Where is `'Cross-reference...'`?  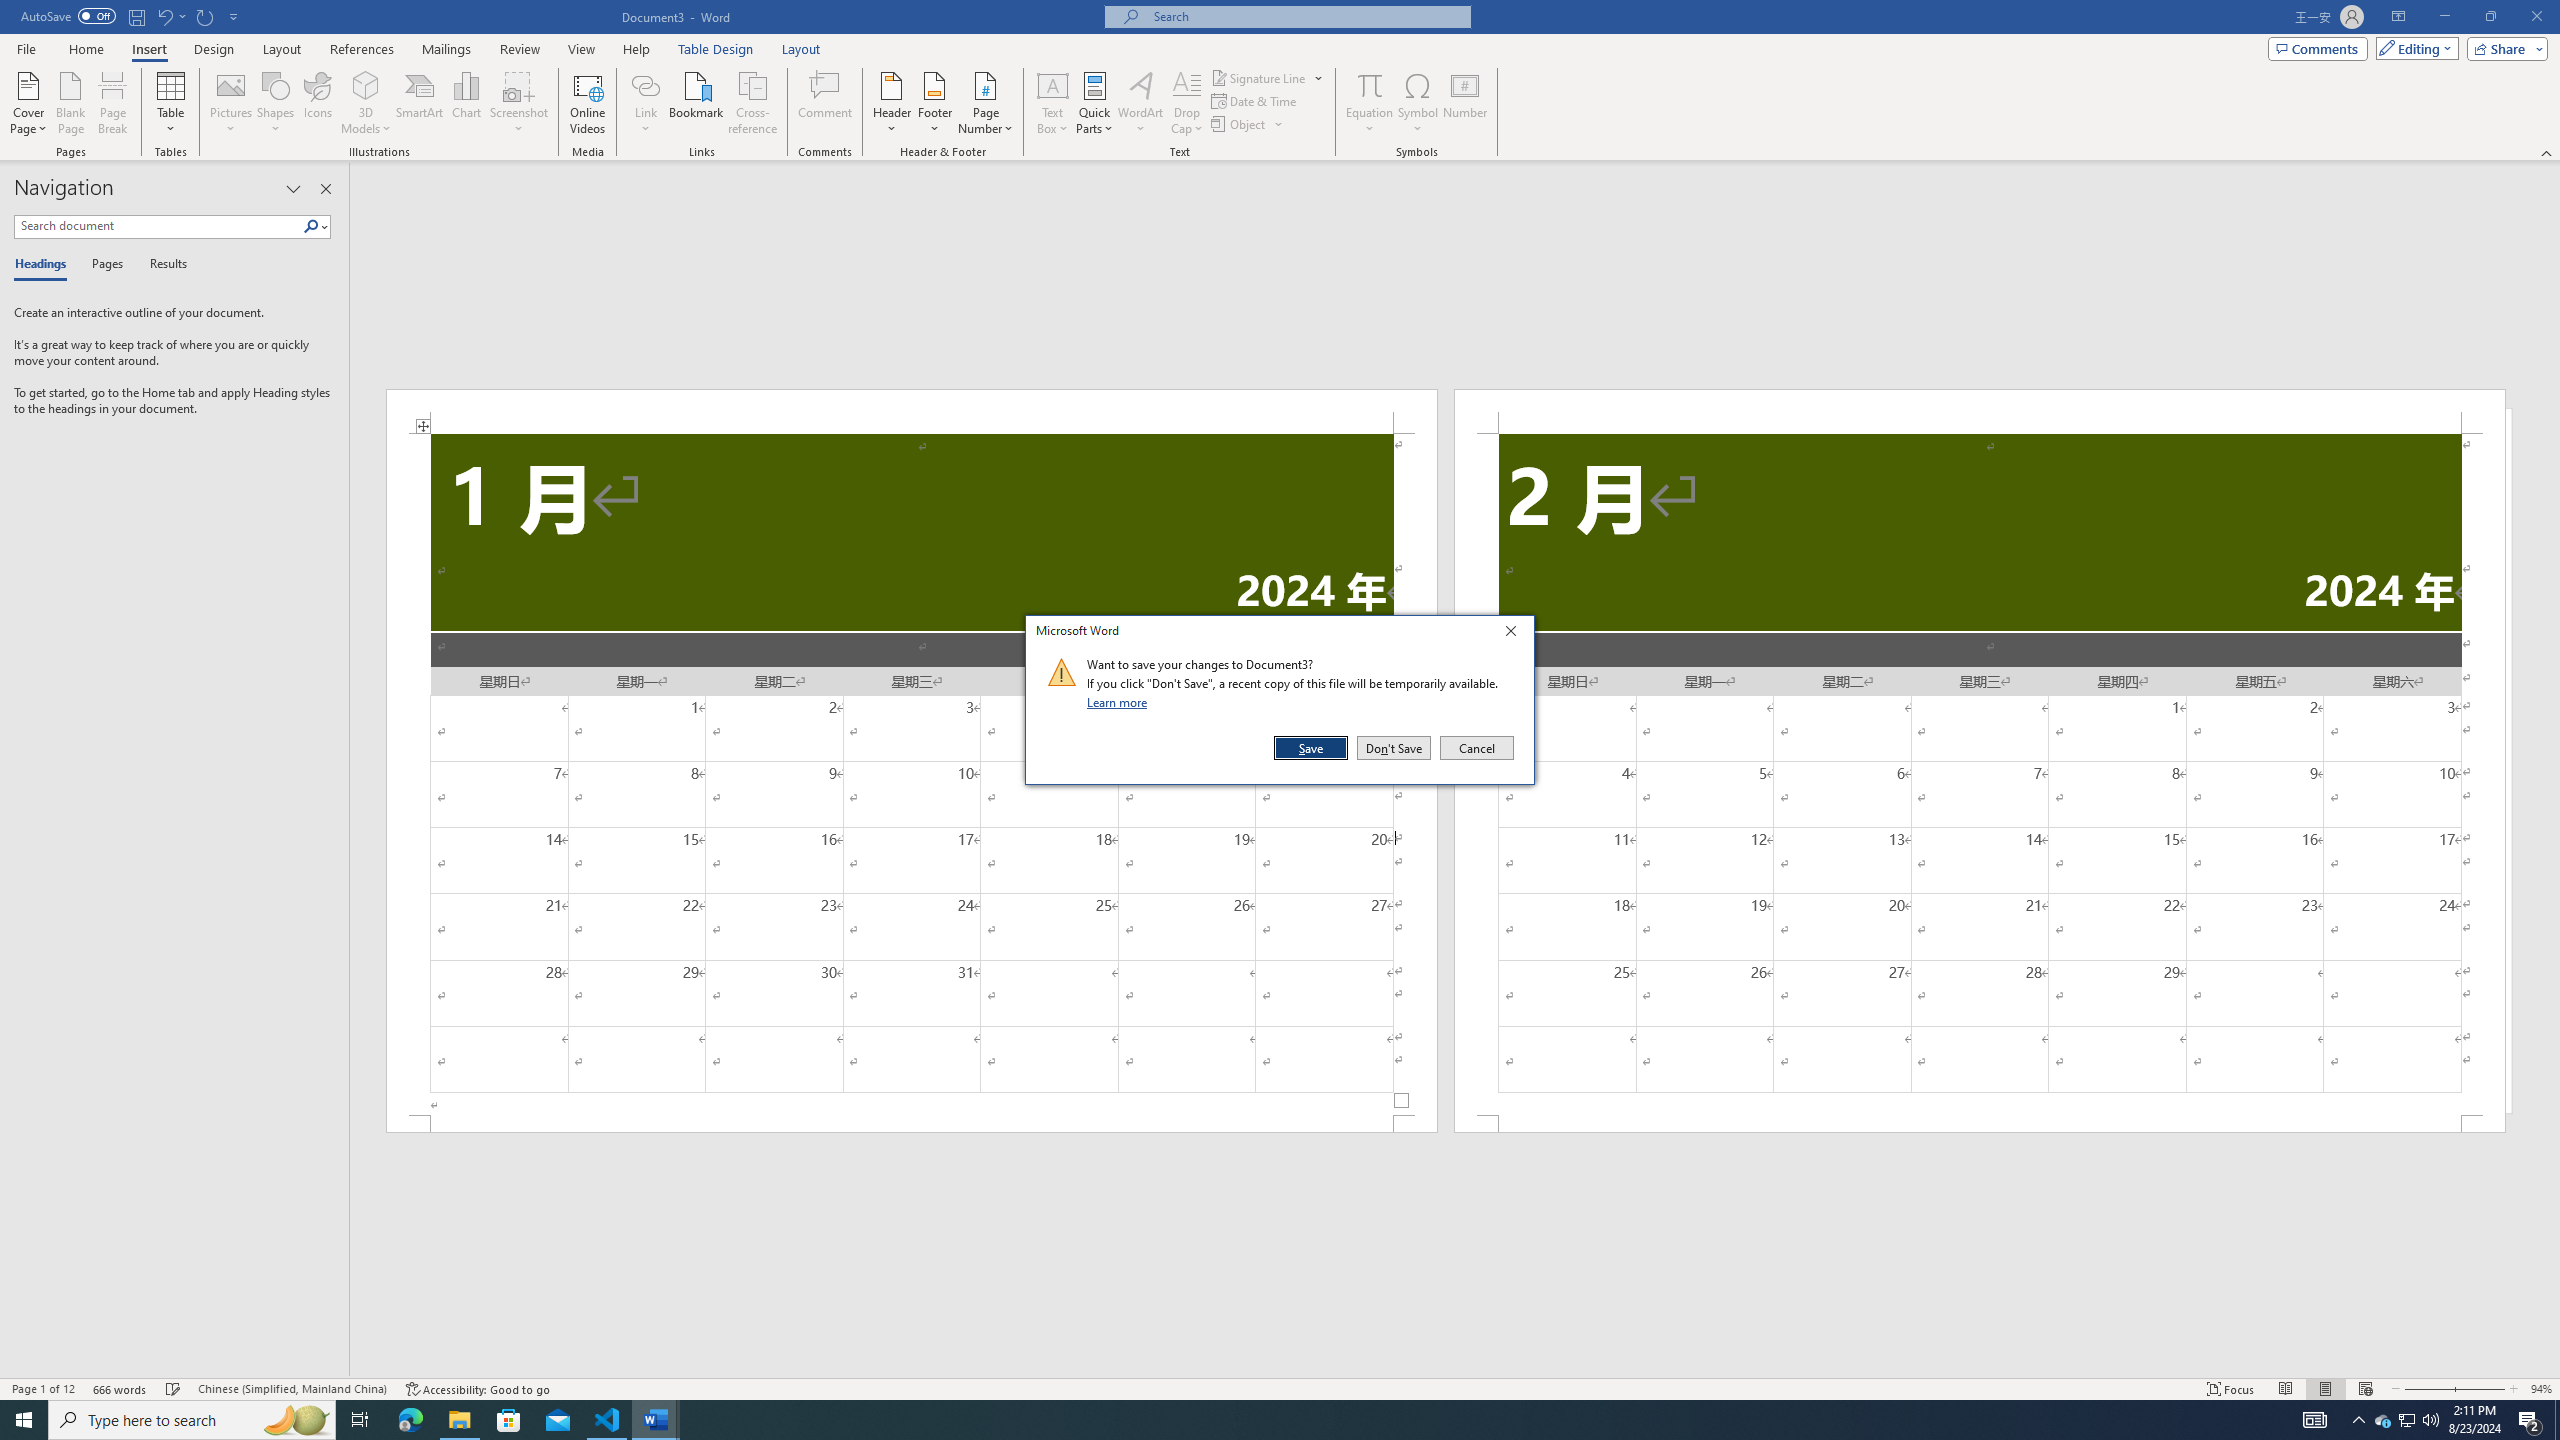
'Cross-reference...' is located at coordinates (753, 103).